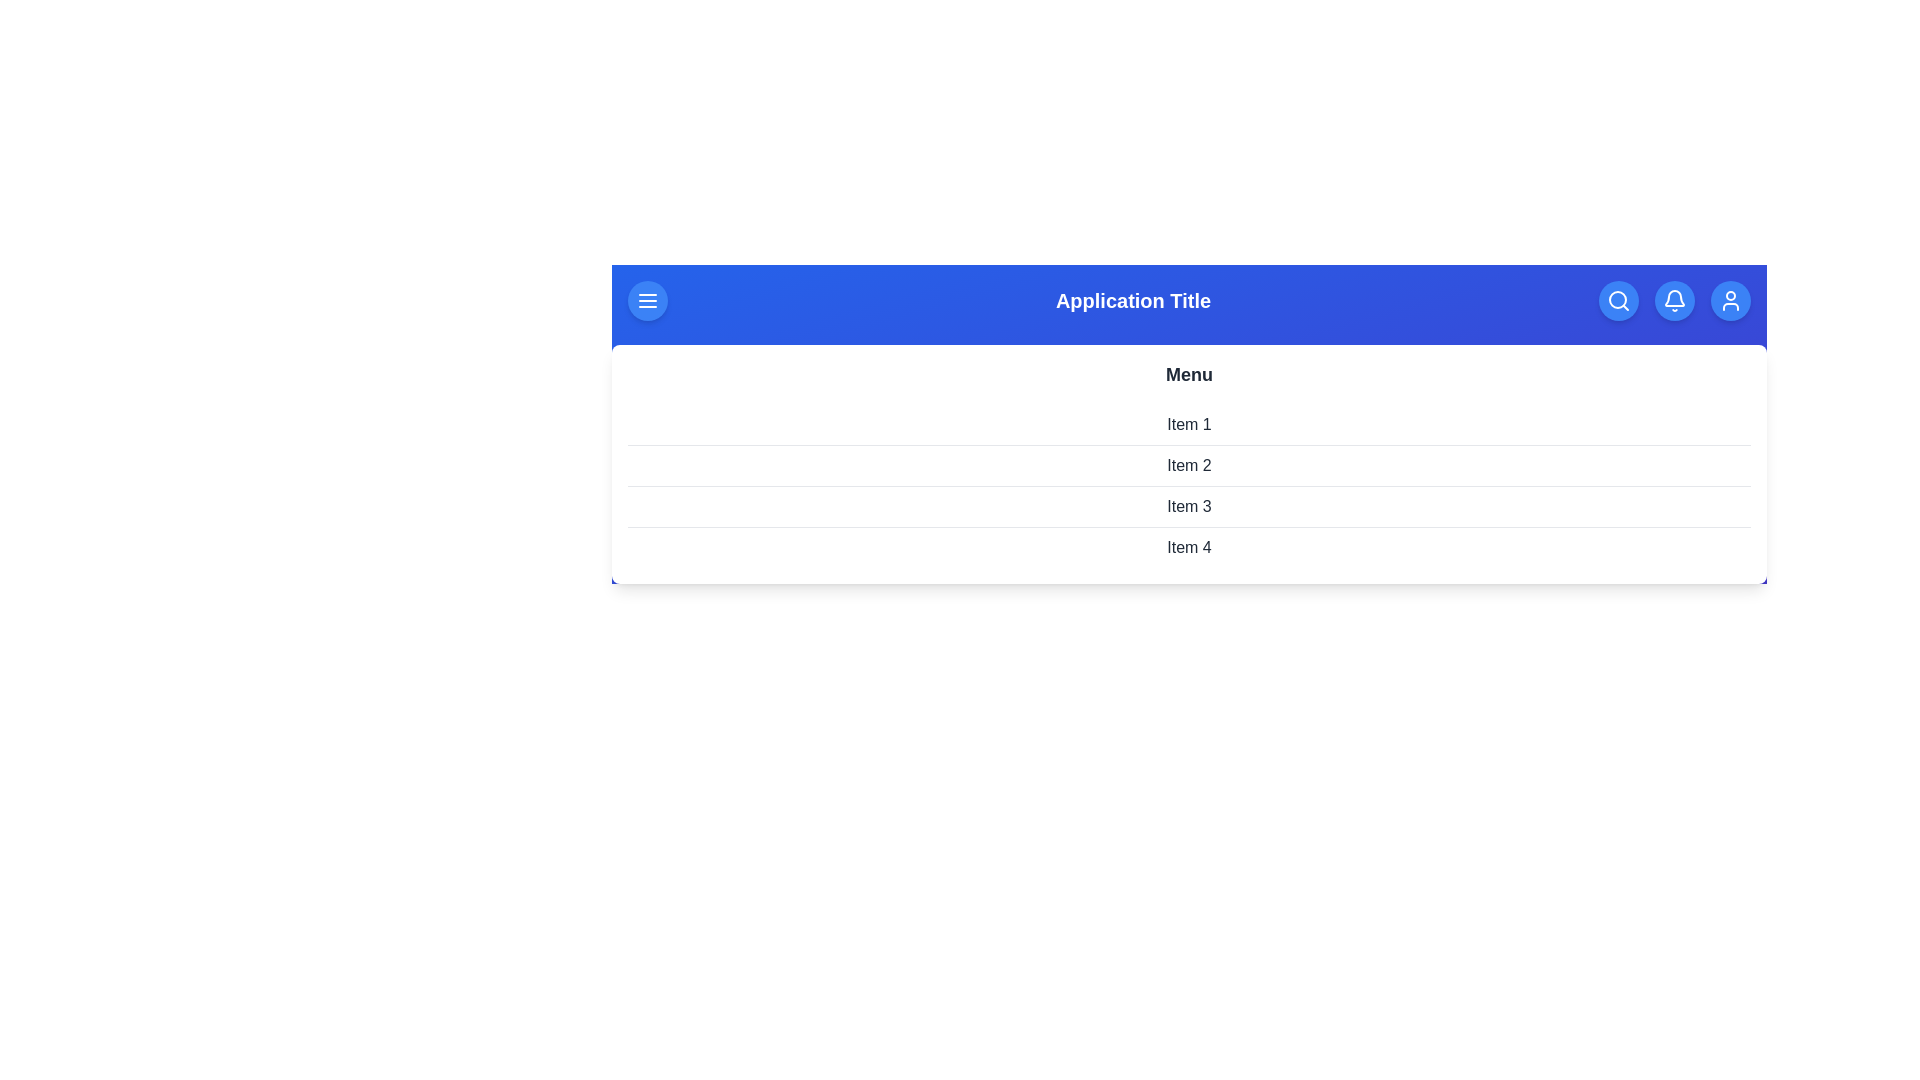  I want to click on the user profile button, so click(1730, 300).